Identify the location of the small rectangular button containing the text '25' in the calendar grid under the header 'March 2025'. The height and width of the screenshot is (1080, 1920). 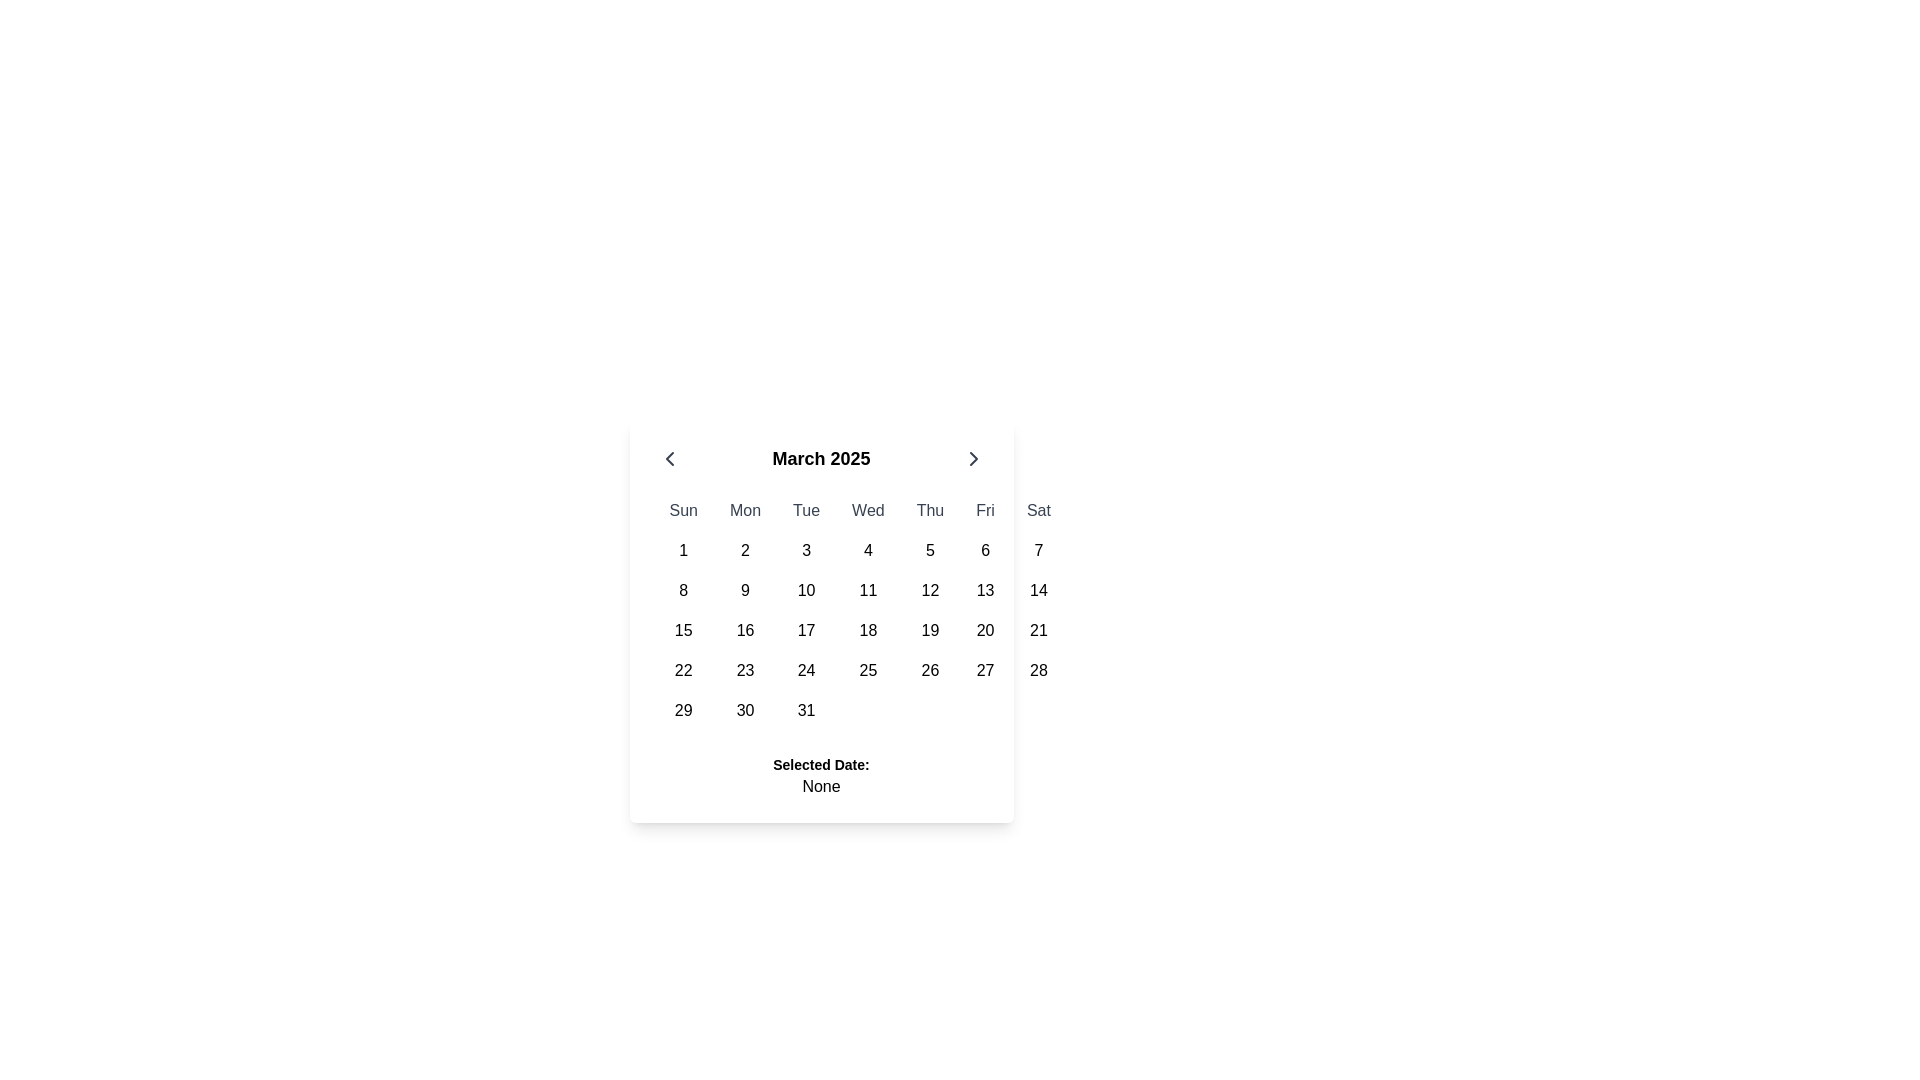
(868, 671).